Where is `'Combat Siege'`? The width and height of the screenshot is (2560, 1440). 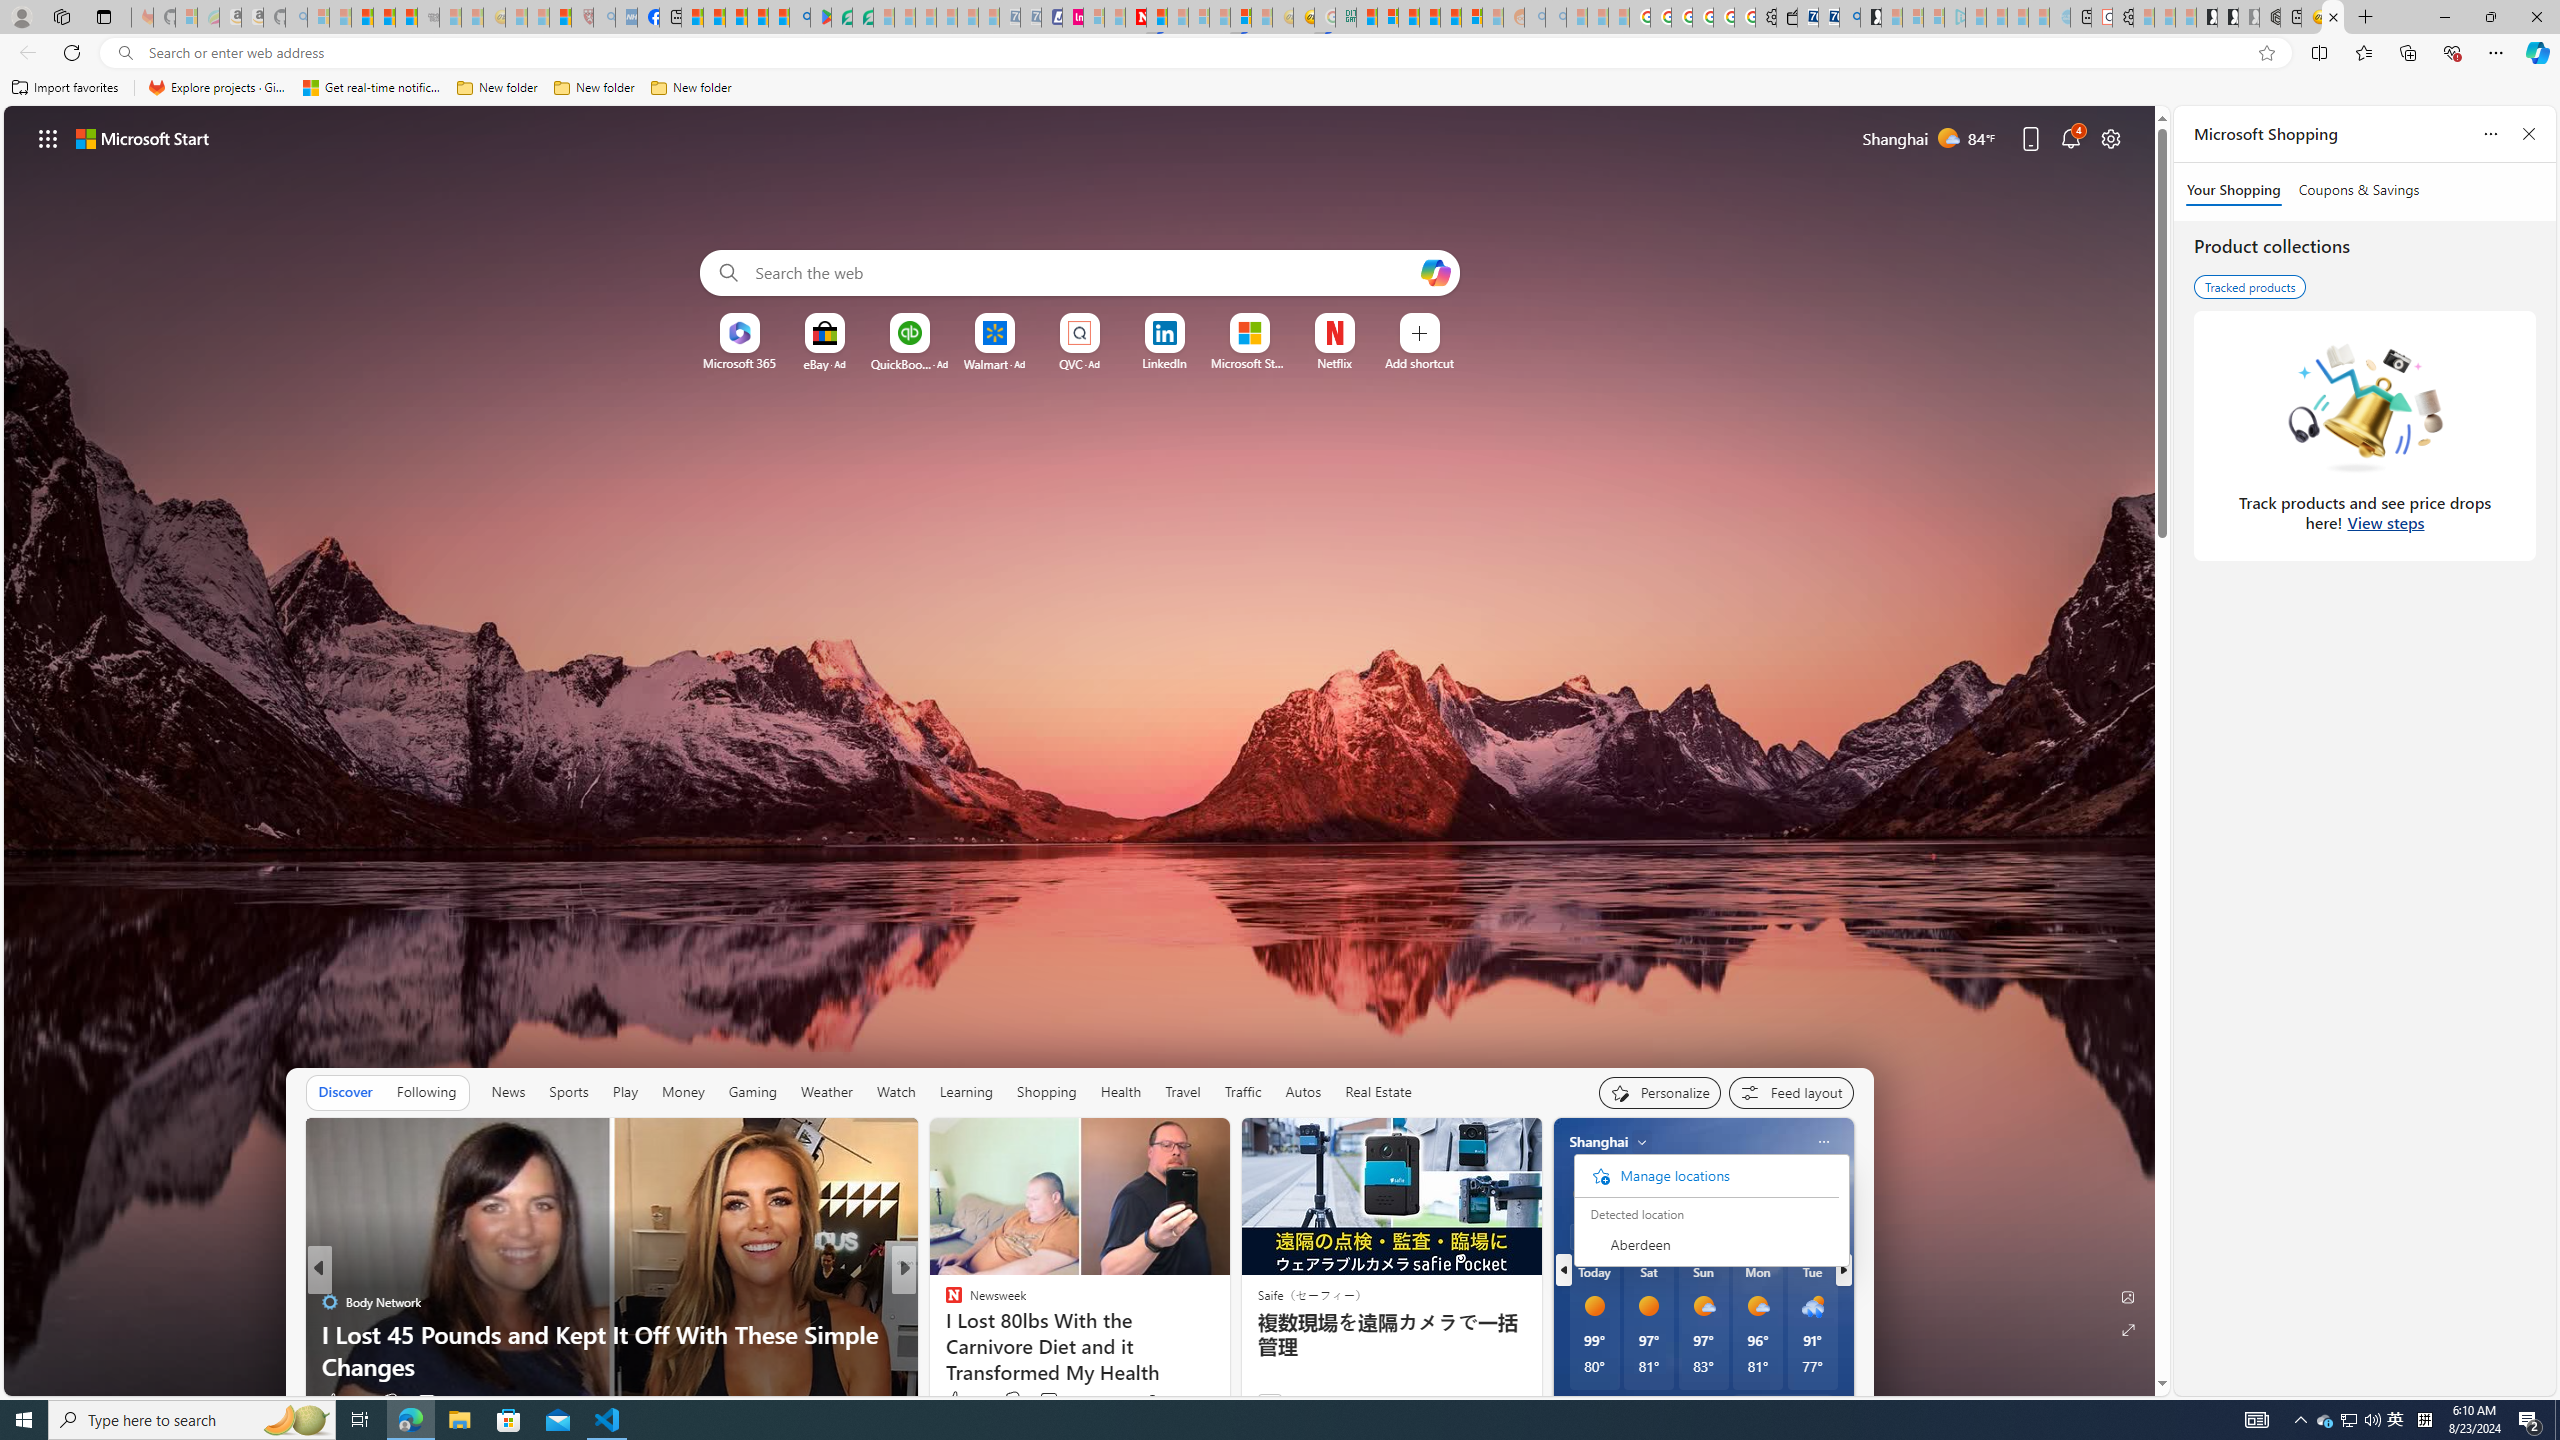
'Combat Siege' is located at coordinates (428, 16).